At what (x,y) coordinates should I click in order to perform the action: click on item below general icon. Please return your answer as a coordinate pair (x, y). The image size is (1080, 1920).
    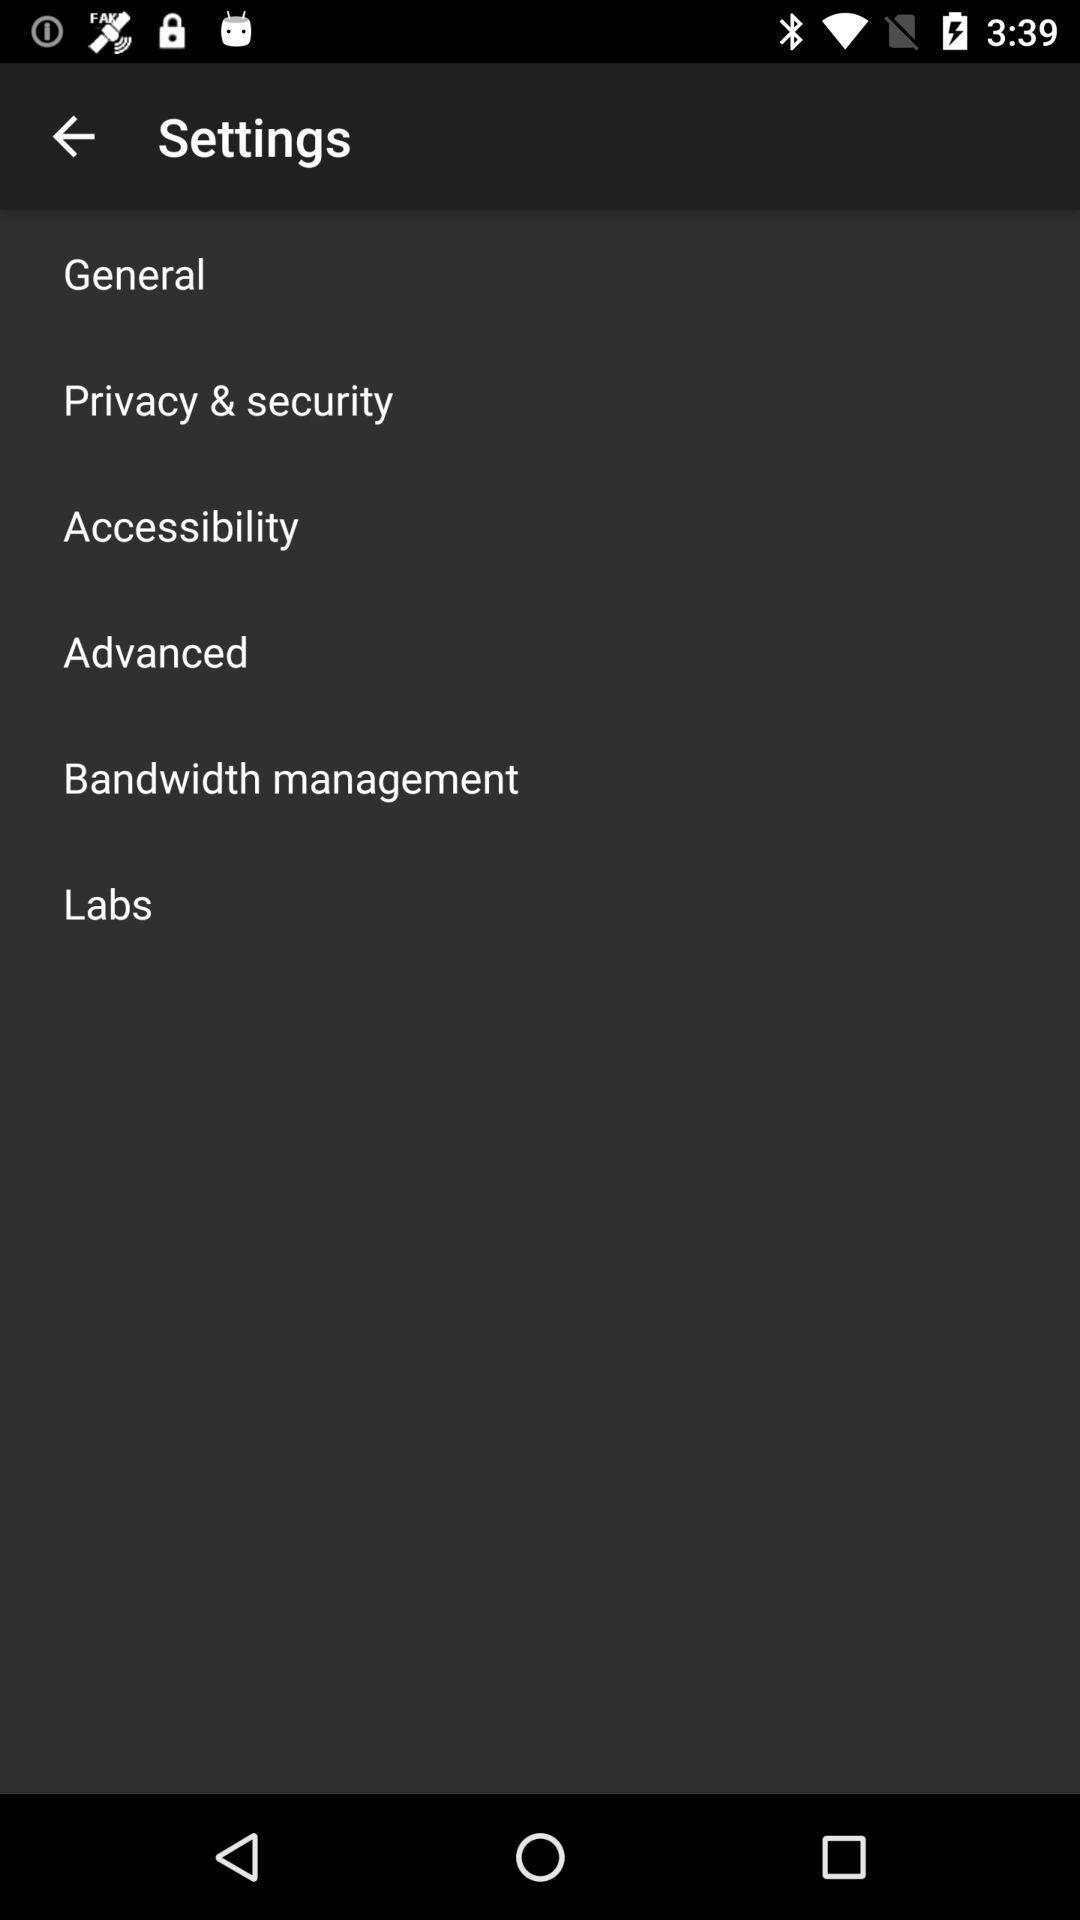
    Looking at the image, I should click on (227, 398).